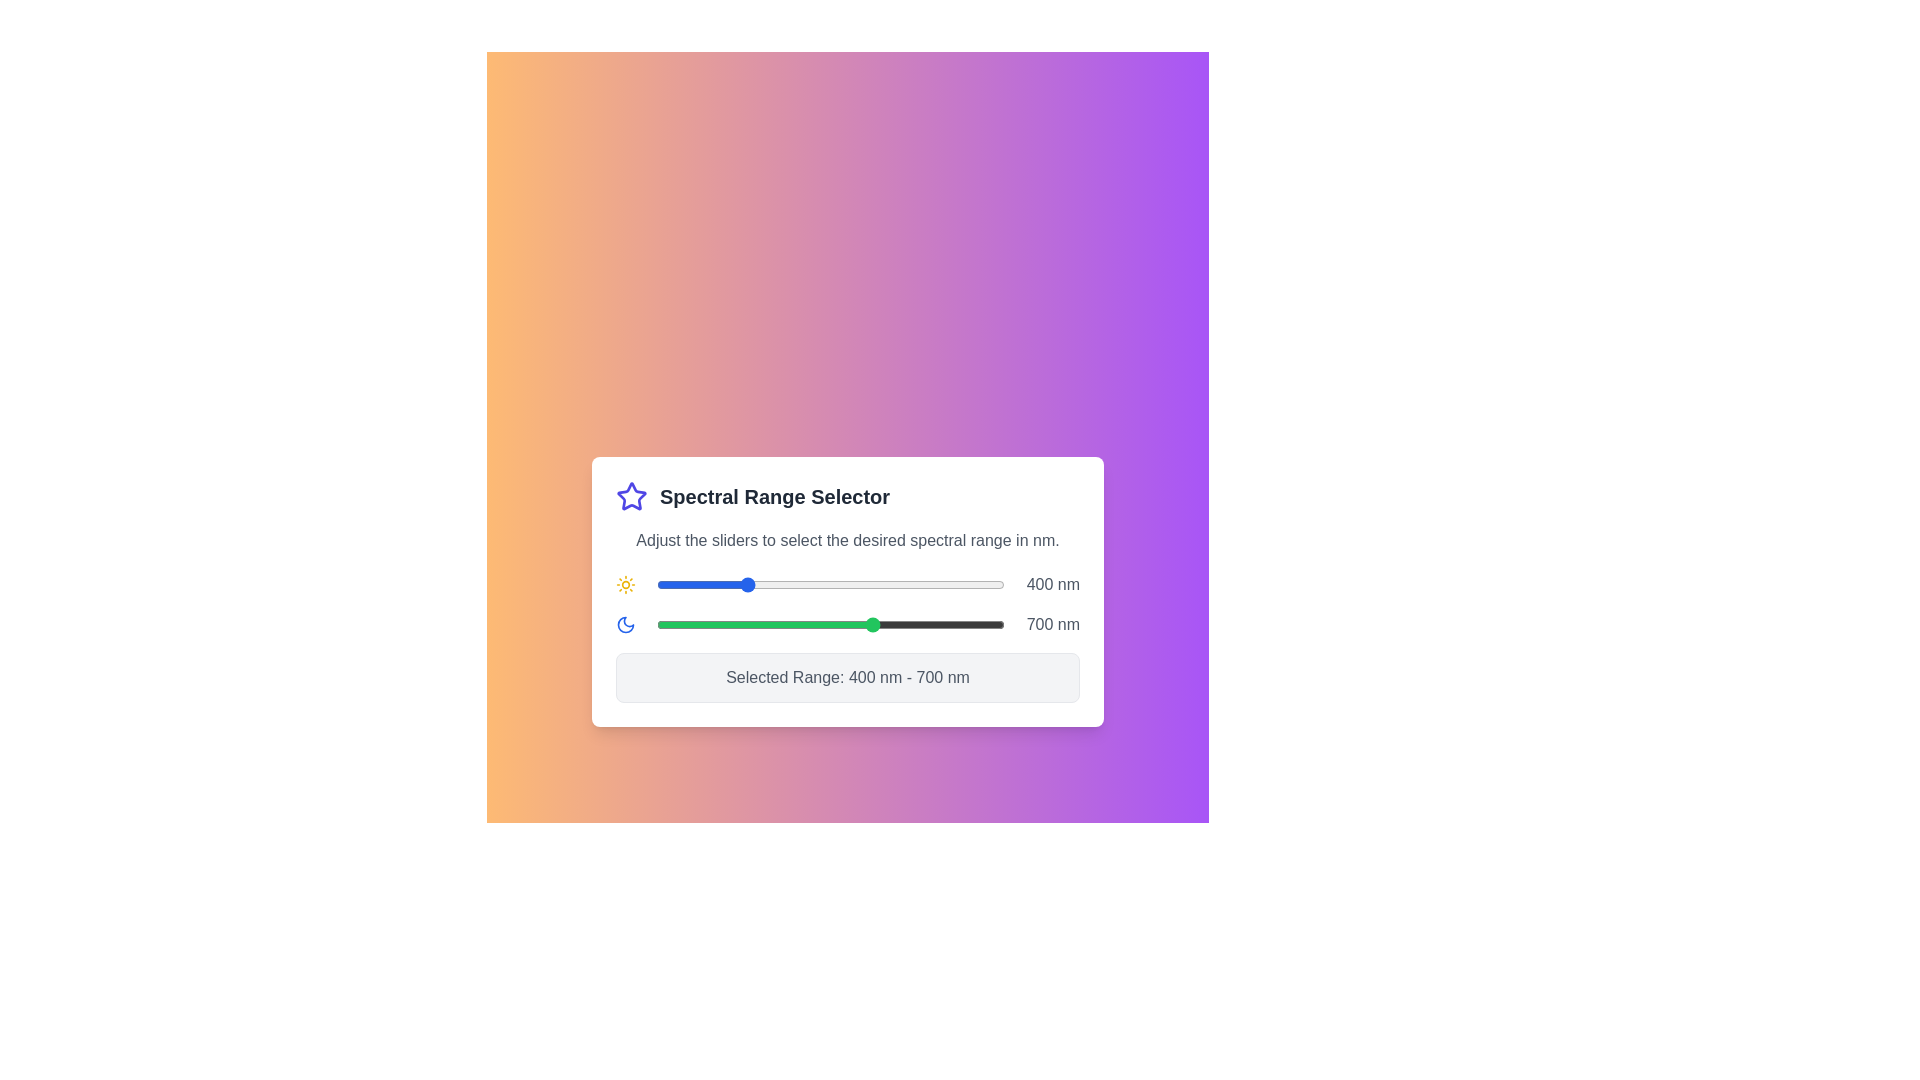  I want to click on the start slider to set the lower limit of the spectral range to 511 nm, so click(791, 585).